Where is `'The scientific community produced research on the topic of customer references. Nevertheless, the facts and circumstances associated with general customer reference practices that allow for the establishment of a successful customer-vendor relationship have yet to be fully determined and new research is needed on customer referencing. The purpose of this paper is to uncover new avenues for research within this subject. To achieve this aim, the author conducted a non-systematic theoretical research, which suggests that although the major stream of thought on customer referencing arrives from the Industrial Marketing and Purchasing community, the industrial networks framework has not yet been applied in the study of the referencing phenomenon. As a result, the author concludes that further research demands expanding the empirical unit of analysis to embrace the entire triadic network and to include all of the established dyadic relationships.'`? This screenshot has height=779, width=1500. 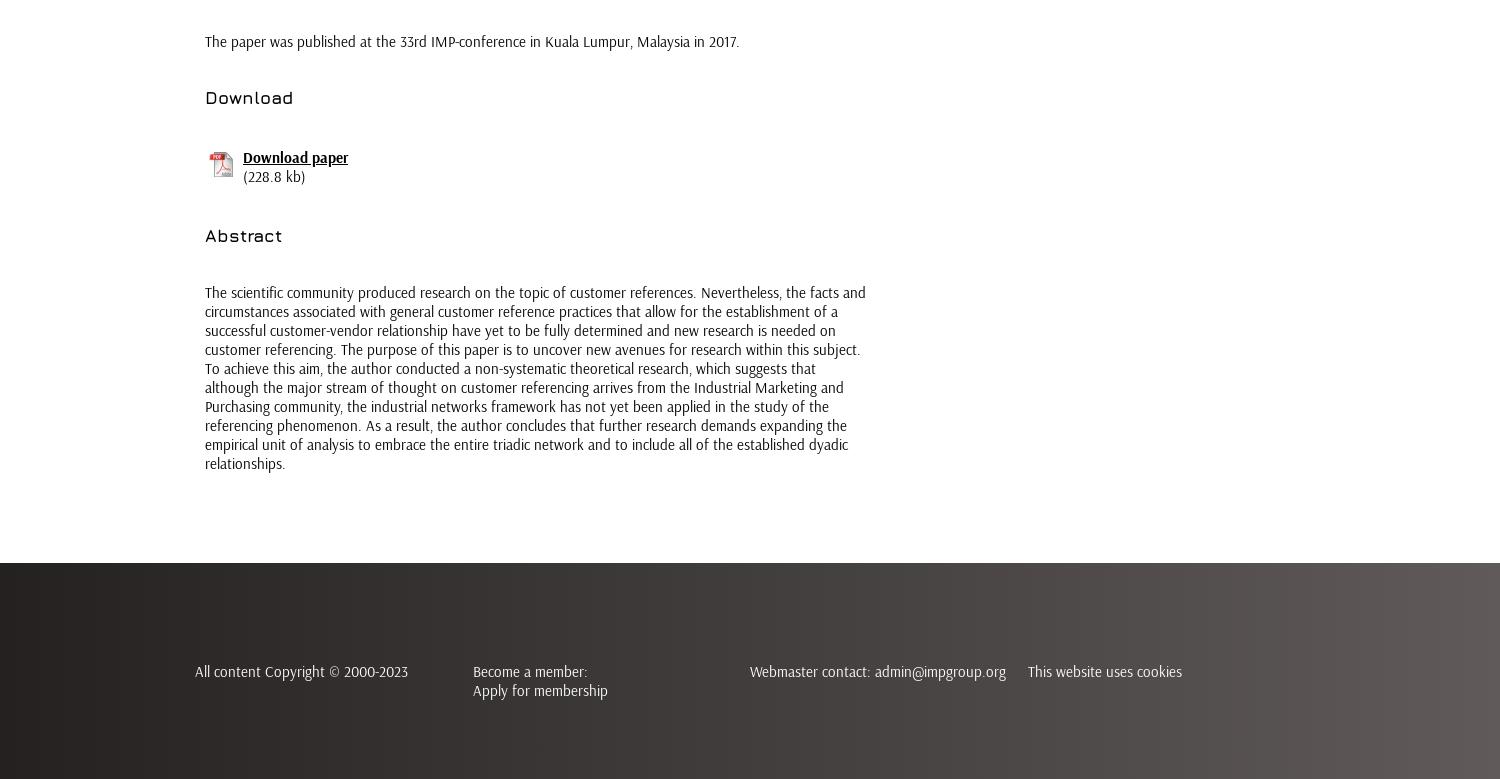 'The scientific community produced research on the topic of customer references. Nevertheless, the facts and circumstances associated with general customer reference practices that allow for the establishment of a successful customer-vendor relationship have yet to be fully determined and new research is needed on customer referencing. The purpose of this paper is to uncover new avenues for research within this subject. To achieve this aim, the author conducted a non-systematic theoretical research, which suggests that although the major stream of thought on customer referencing arrives from the Industrial Marketing and Purchasing community, the industrial networks framework has not yet been applied in the study of the referencing phenomenon. As a result, the author concludes that further research demands expanding the empirical unit of analysis to embrace the entire triadic network and to include all of the established dyadic relationships.' is located at coordinates (535, 377).